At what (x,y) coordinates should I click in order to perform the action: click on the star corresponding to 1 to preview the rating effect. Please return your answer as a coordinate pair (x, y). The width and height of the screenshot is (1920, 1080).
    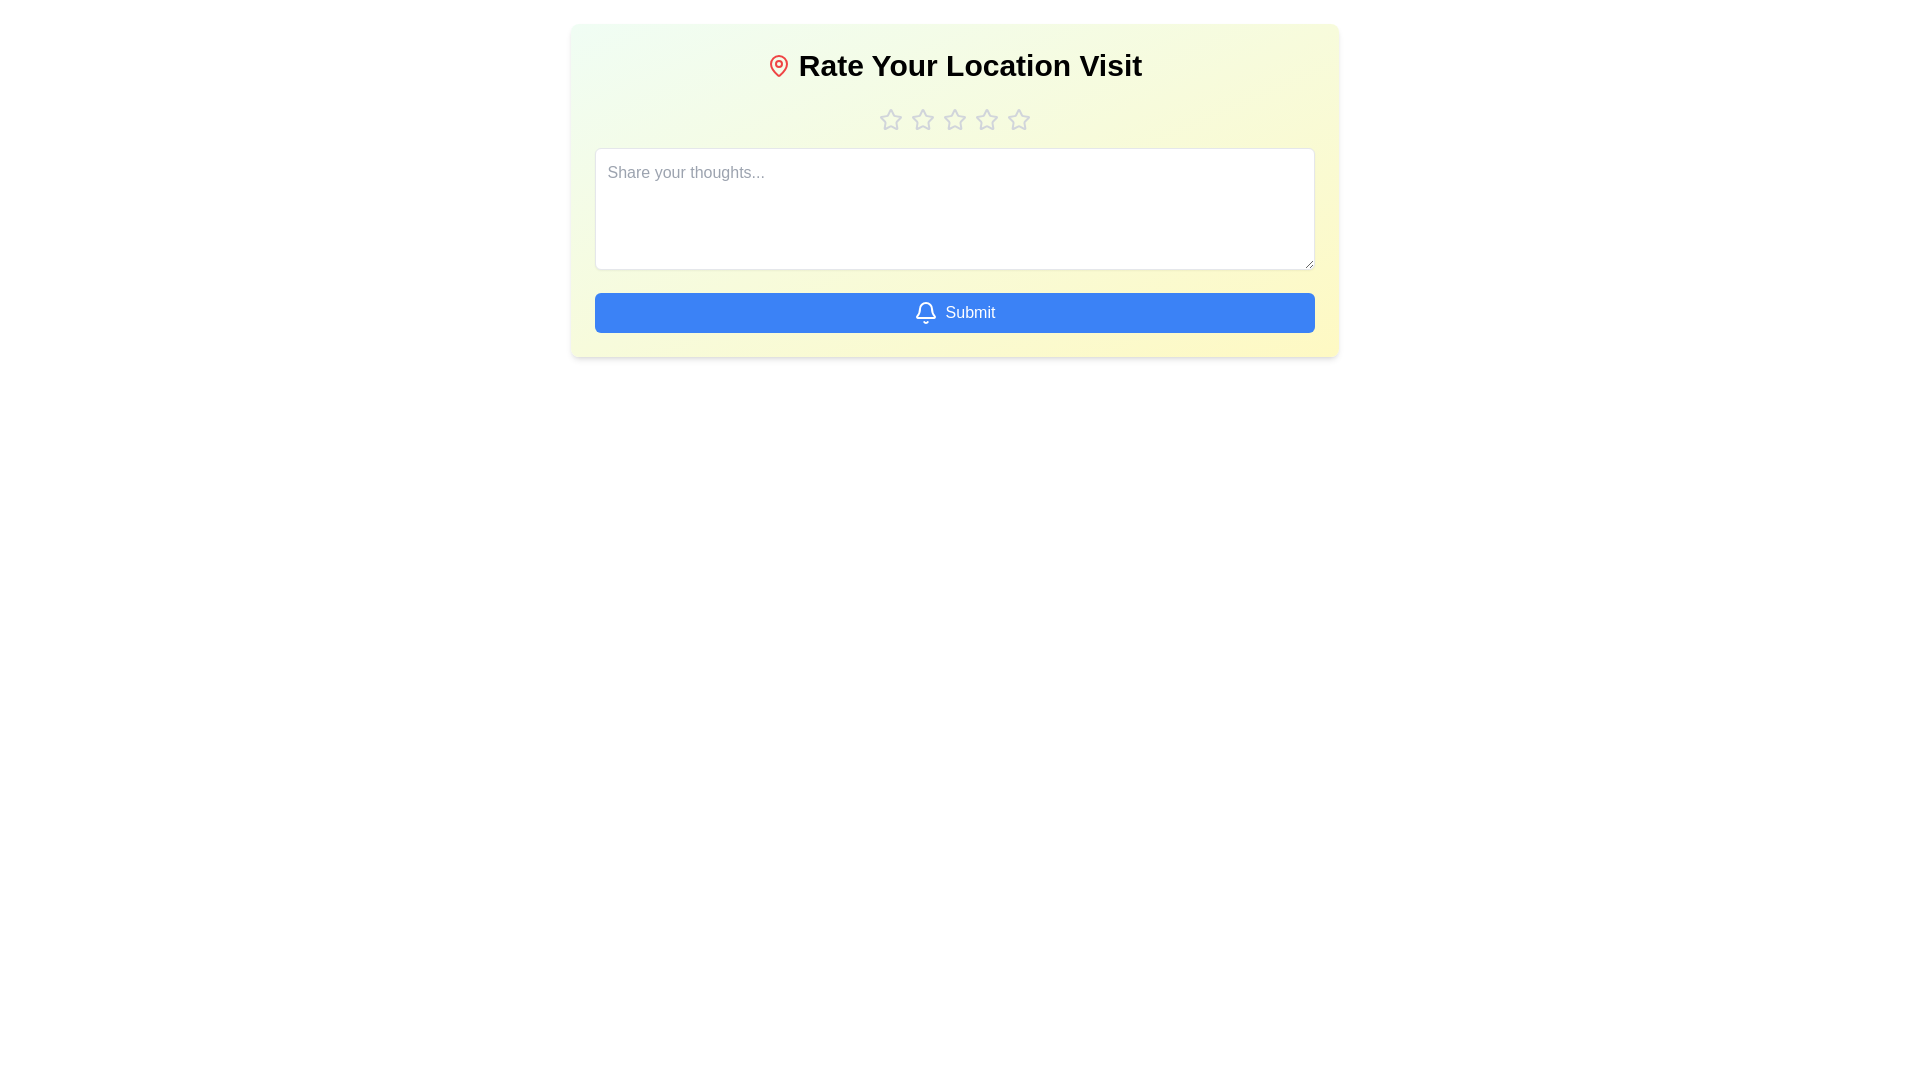
    Looking at the image, I should click on (889, 119).